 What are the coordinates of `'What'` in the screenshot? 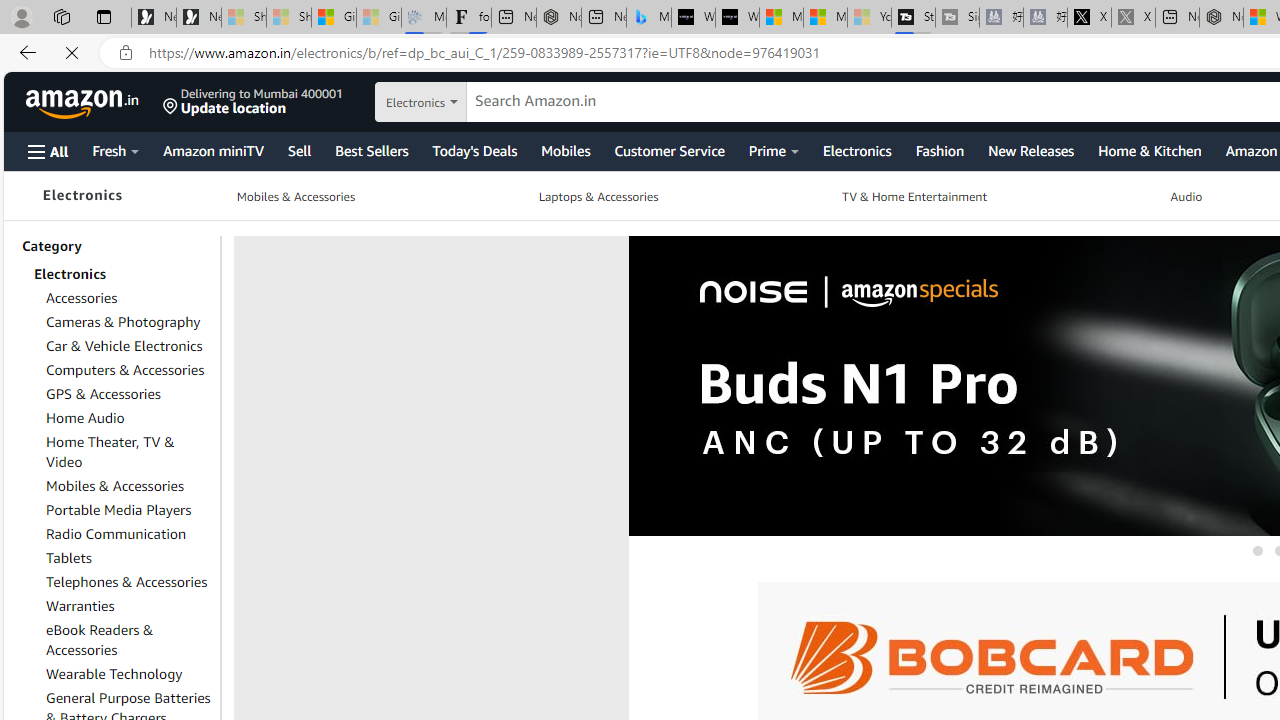 It's located at (736, 17).